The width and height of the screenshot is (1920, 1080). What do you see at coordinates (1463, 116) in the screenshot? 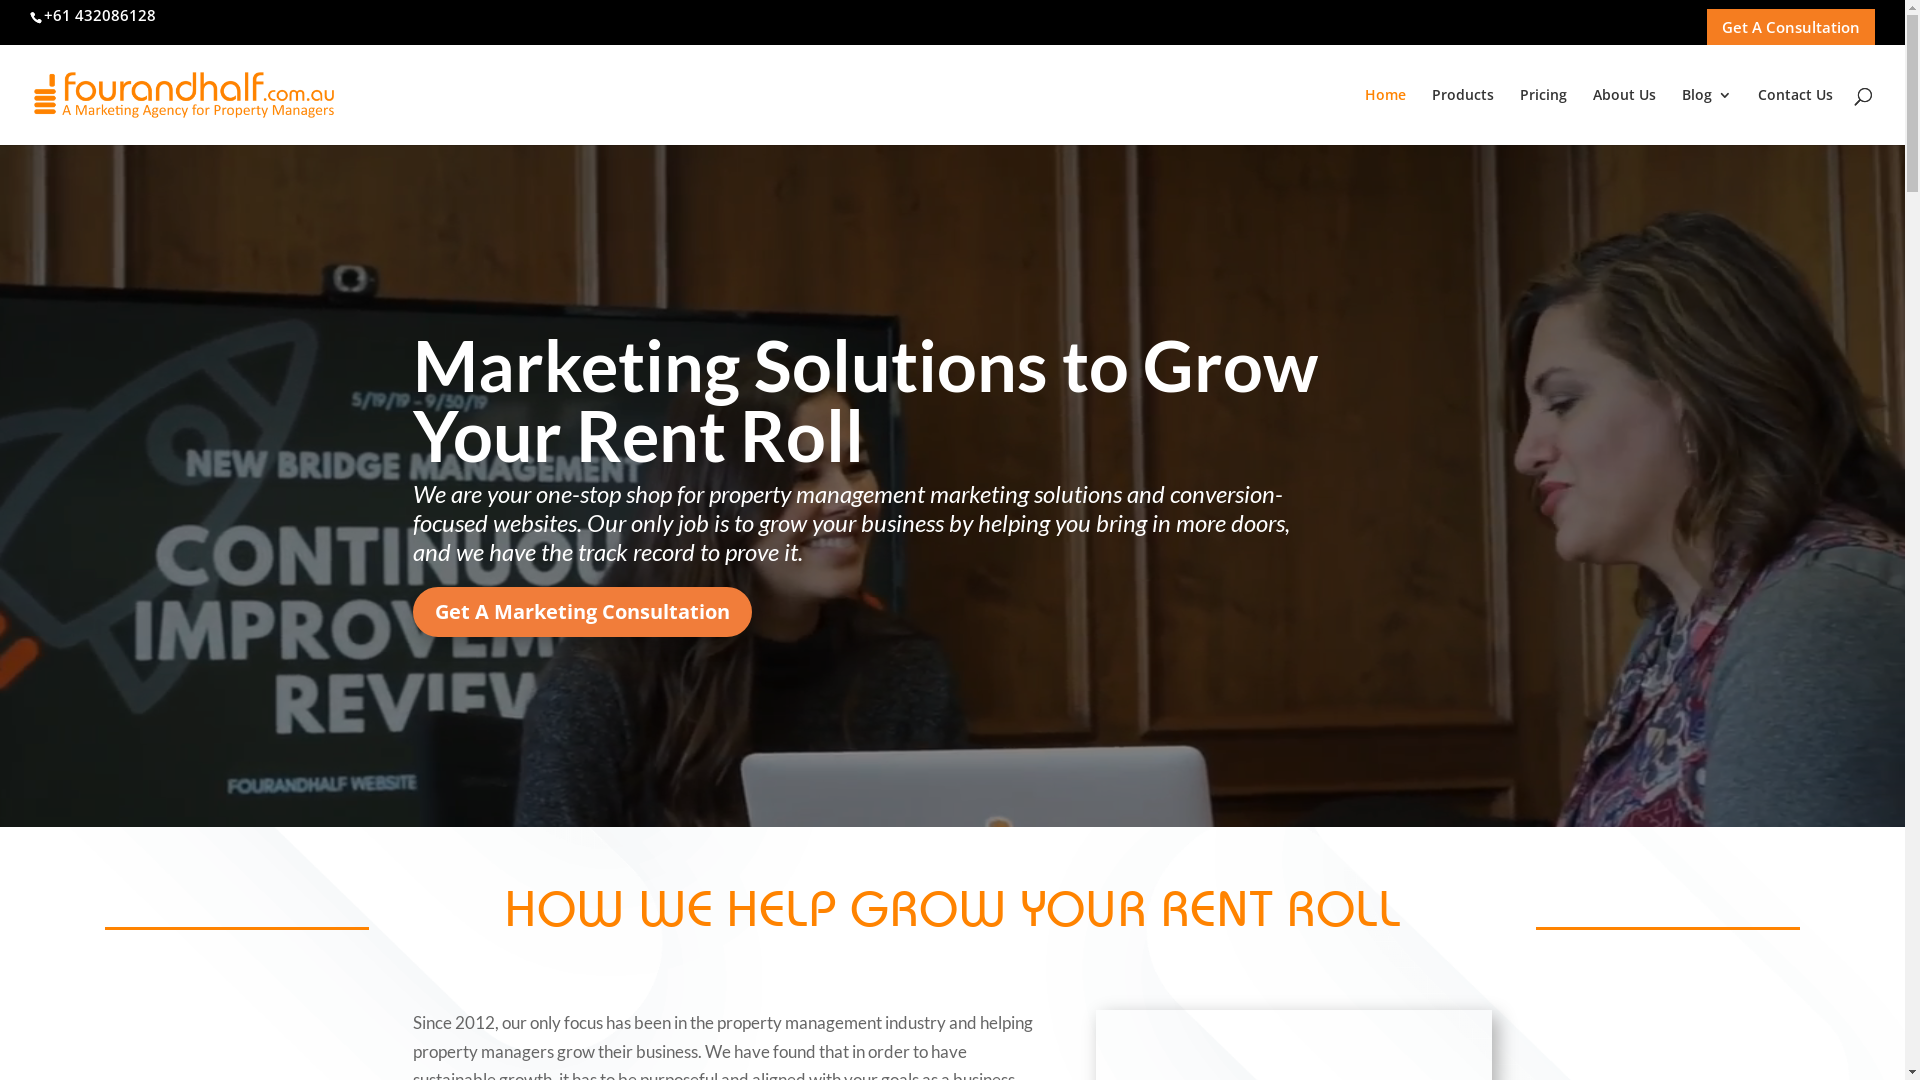
I see `'Products'` at bounding box center [1463, 116].